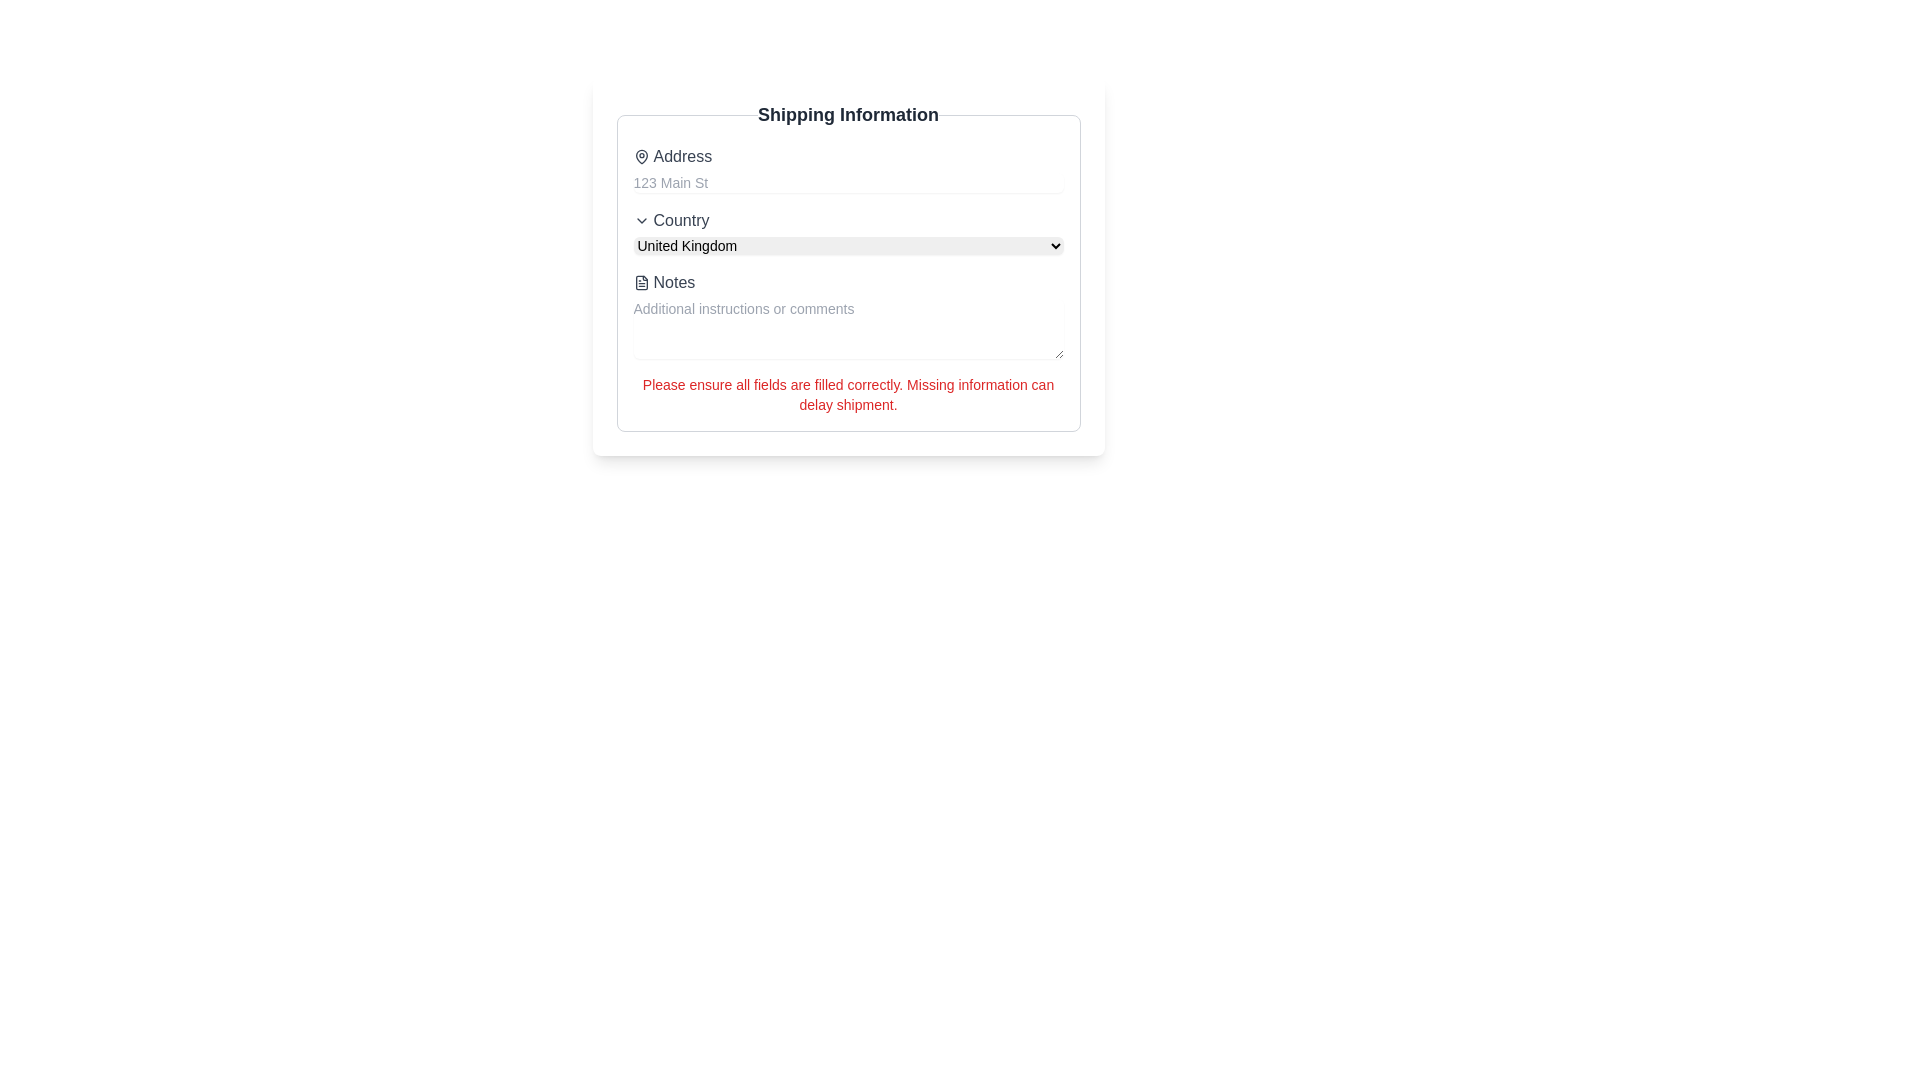  I want to click on the dropdown menu displaying 'United Kingdom' in the 'Shipping Information' section by tabbing through the interactive elements, so click(848, 245).